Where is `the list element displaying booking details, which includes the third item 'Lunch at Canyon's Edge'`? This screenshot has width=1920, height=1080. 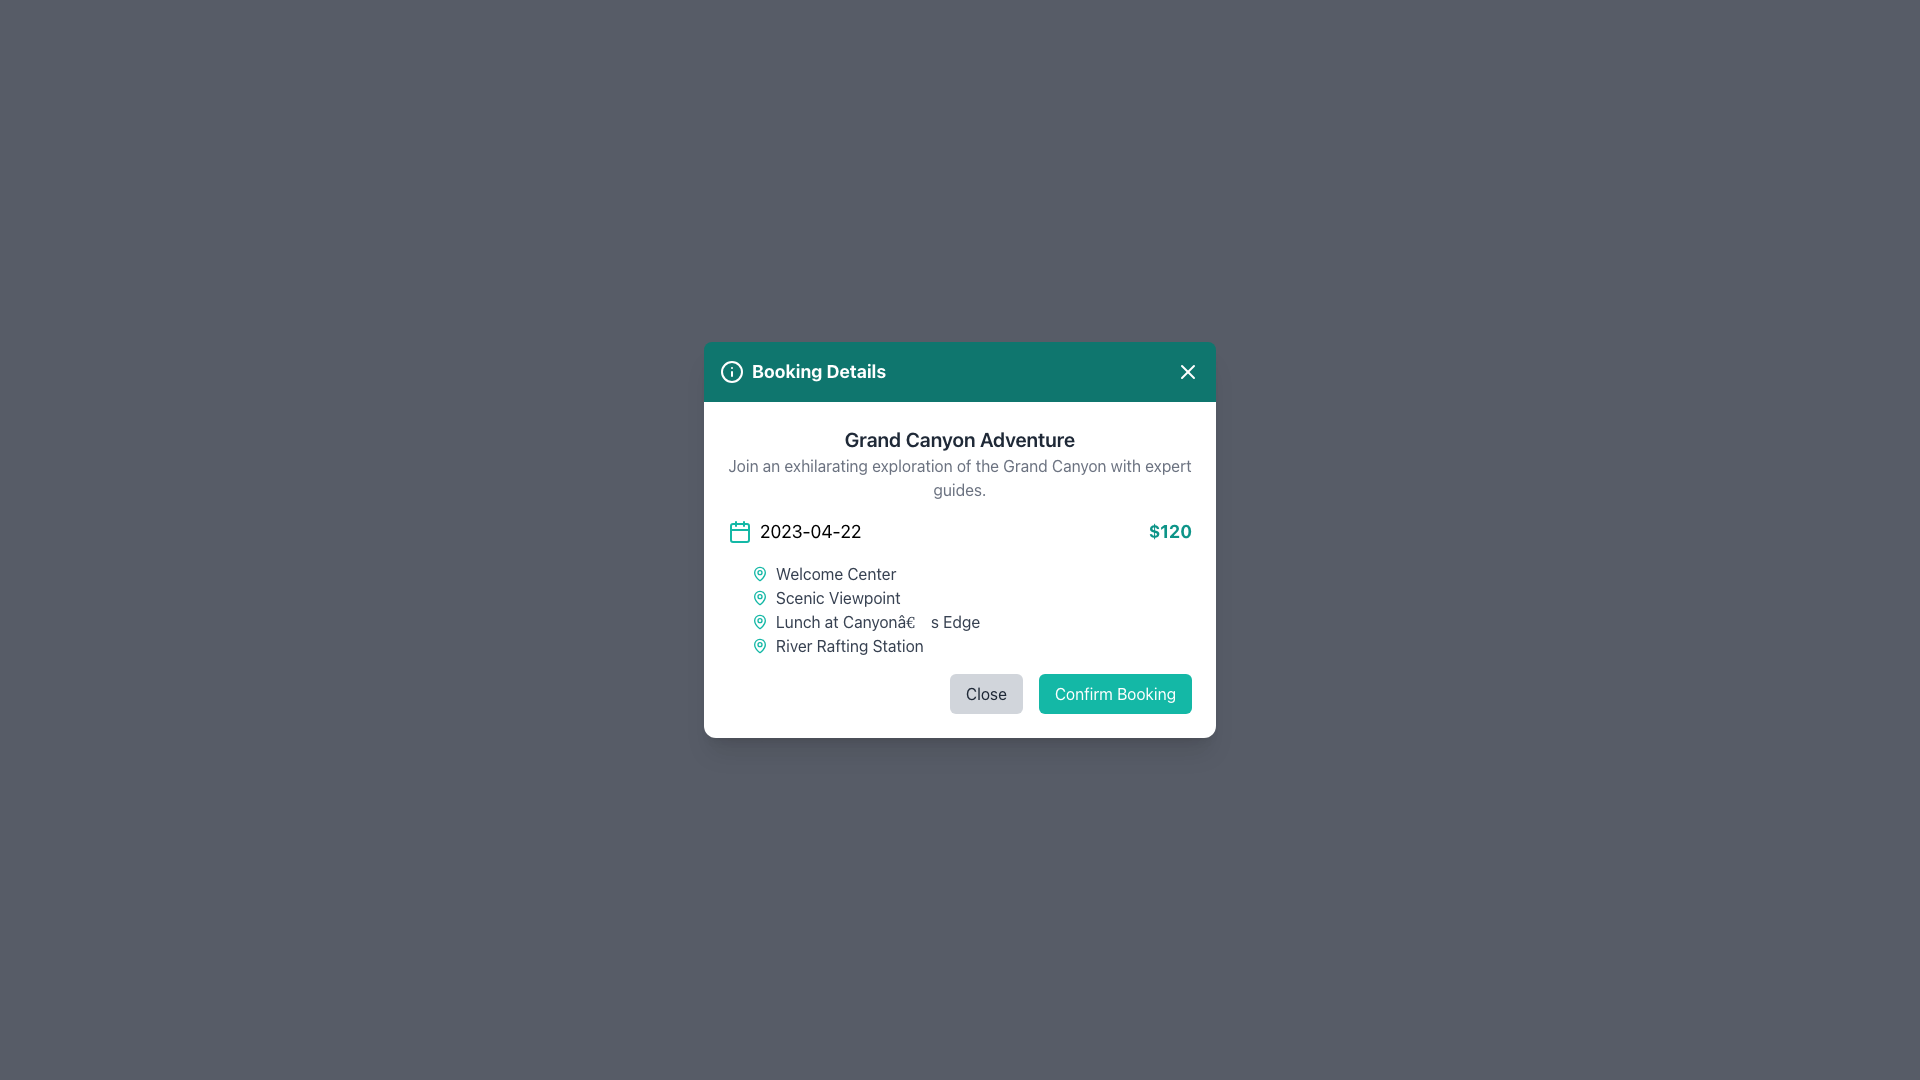 the list element displaying booking details, which includes the third item 'Lunch at Canyon's Edge' is located at coordinates (960, 608).